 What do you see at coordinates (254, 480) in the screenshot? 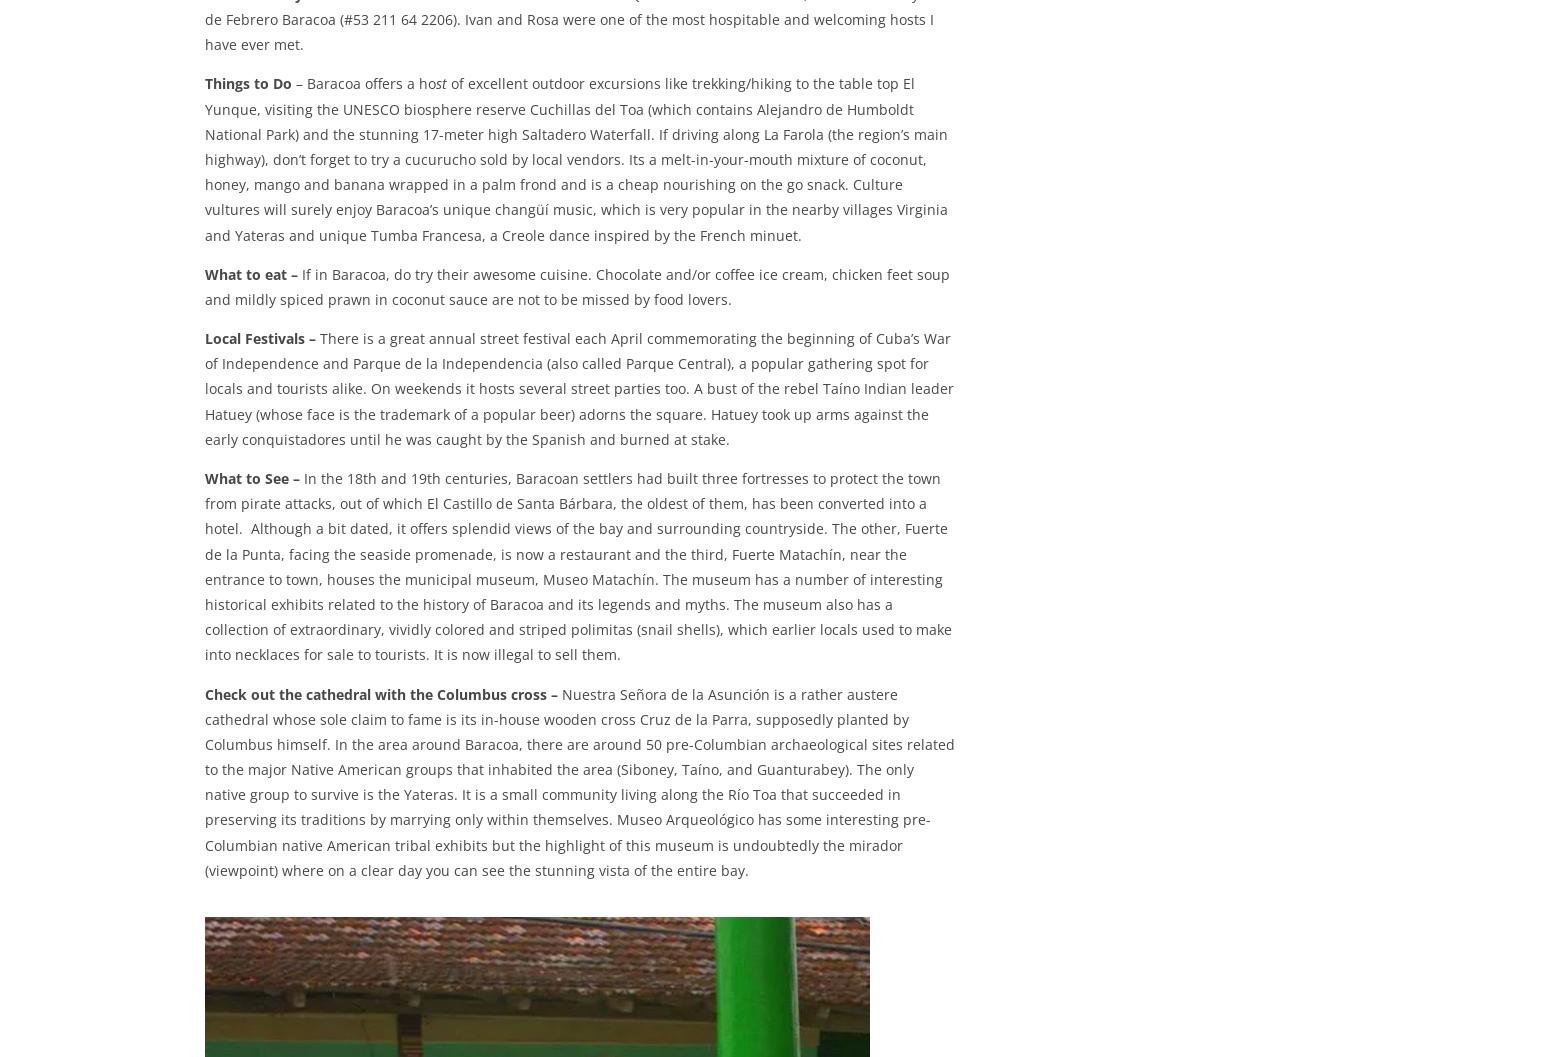
I see `'What to See –'` at bounding box center [254, 480].